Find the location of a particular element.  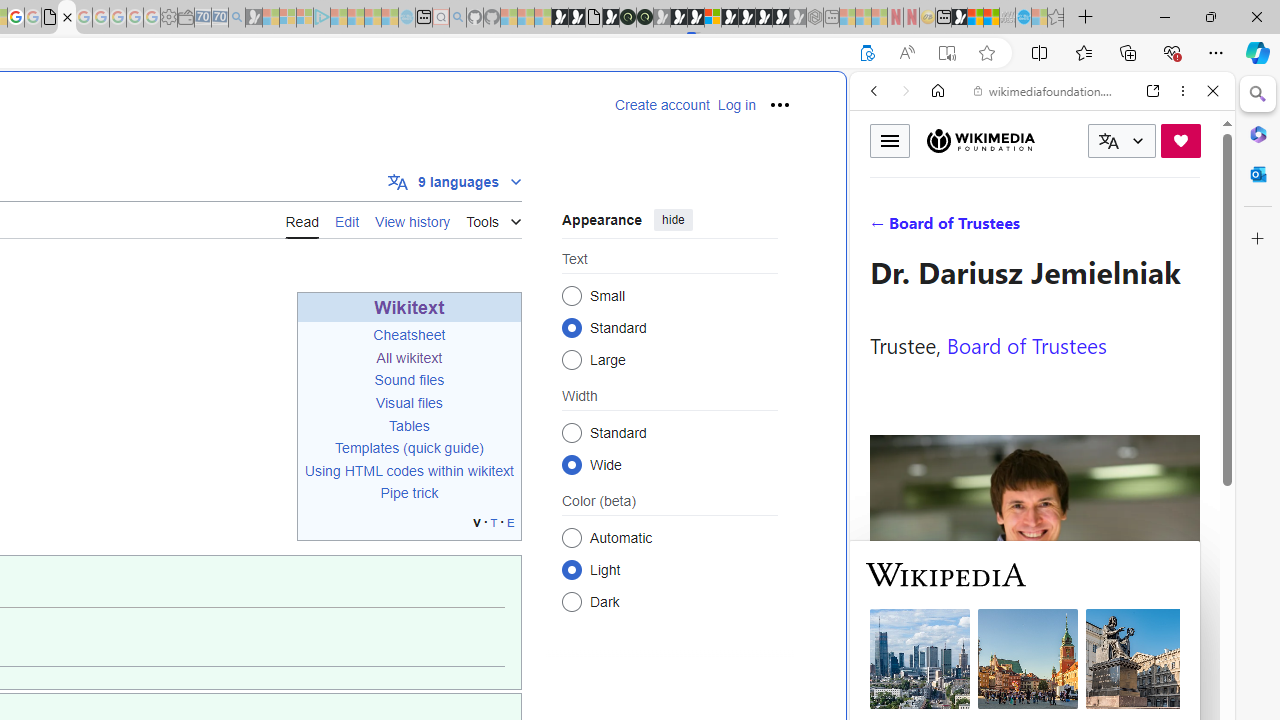

'CURRENT LANGUAGE:' is located at coordinates (1121, 140).